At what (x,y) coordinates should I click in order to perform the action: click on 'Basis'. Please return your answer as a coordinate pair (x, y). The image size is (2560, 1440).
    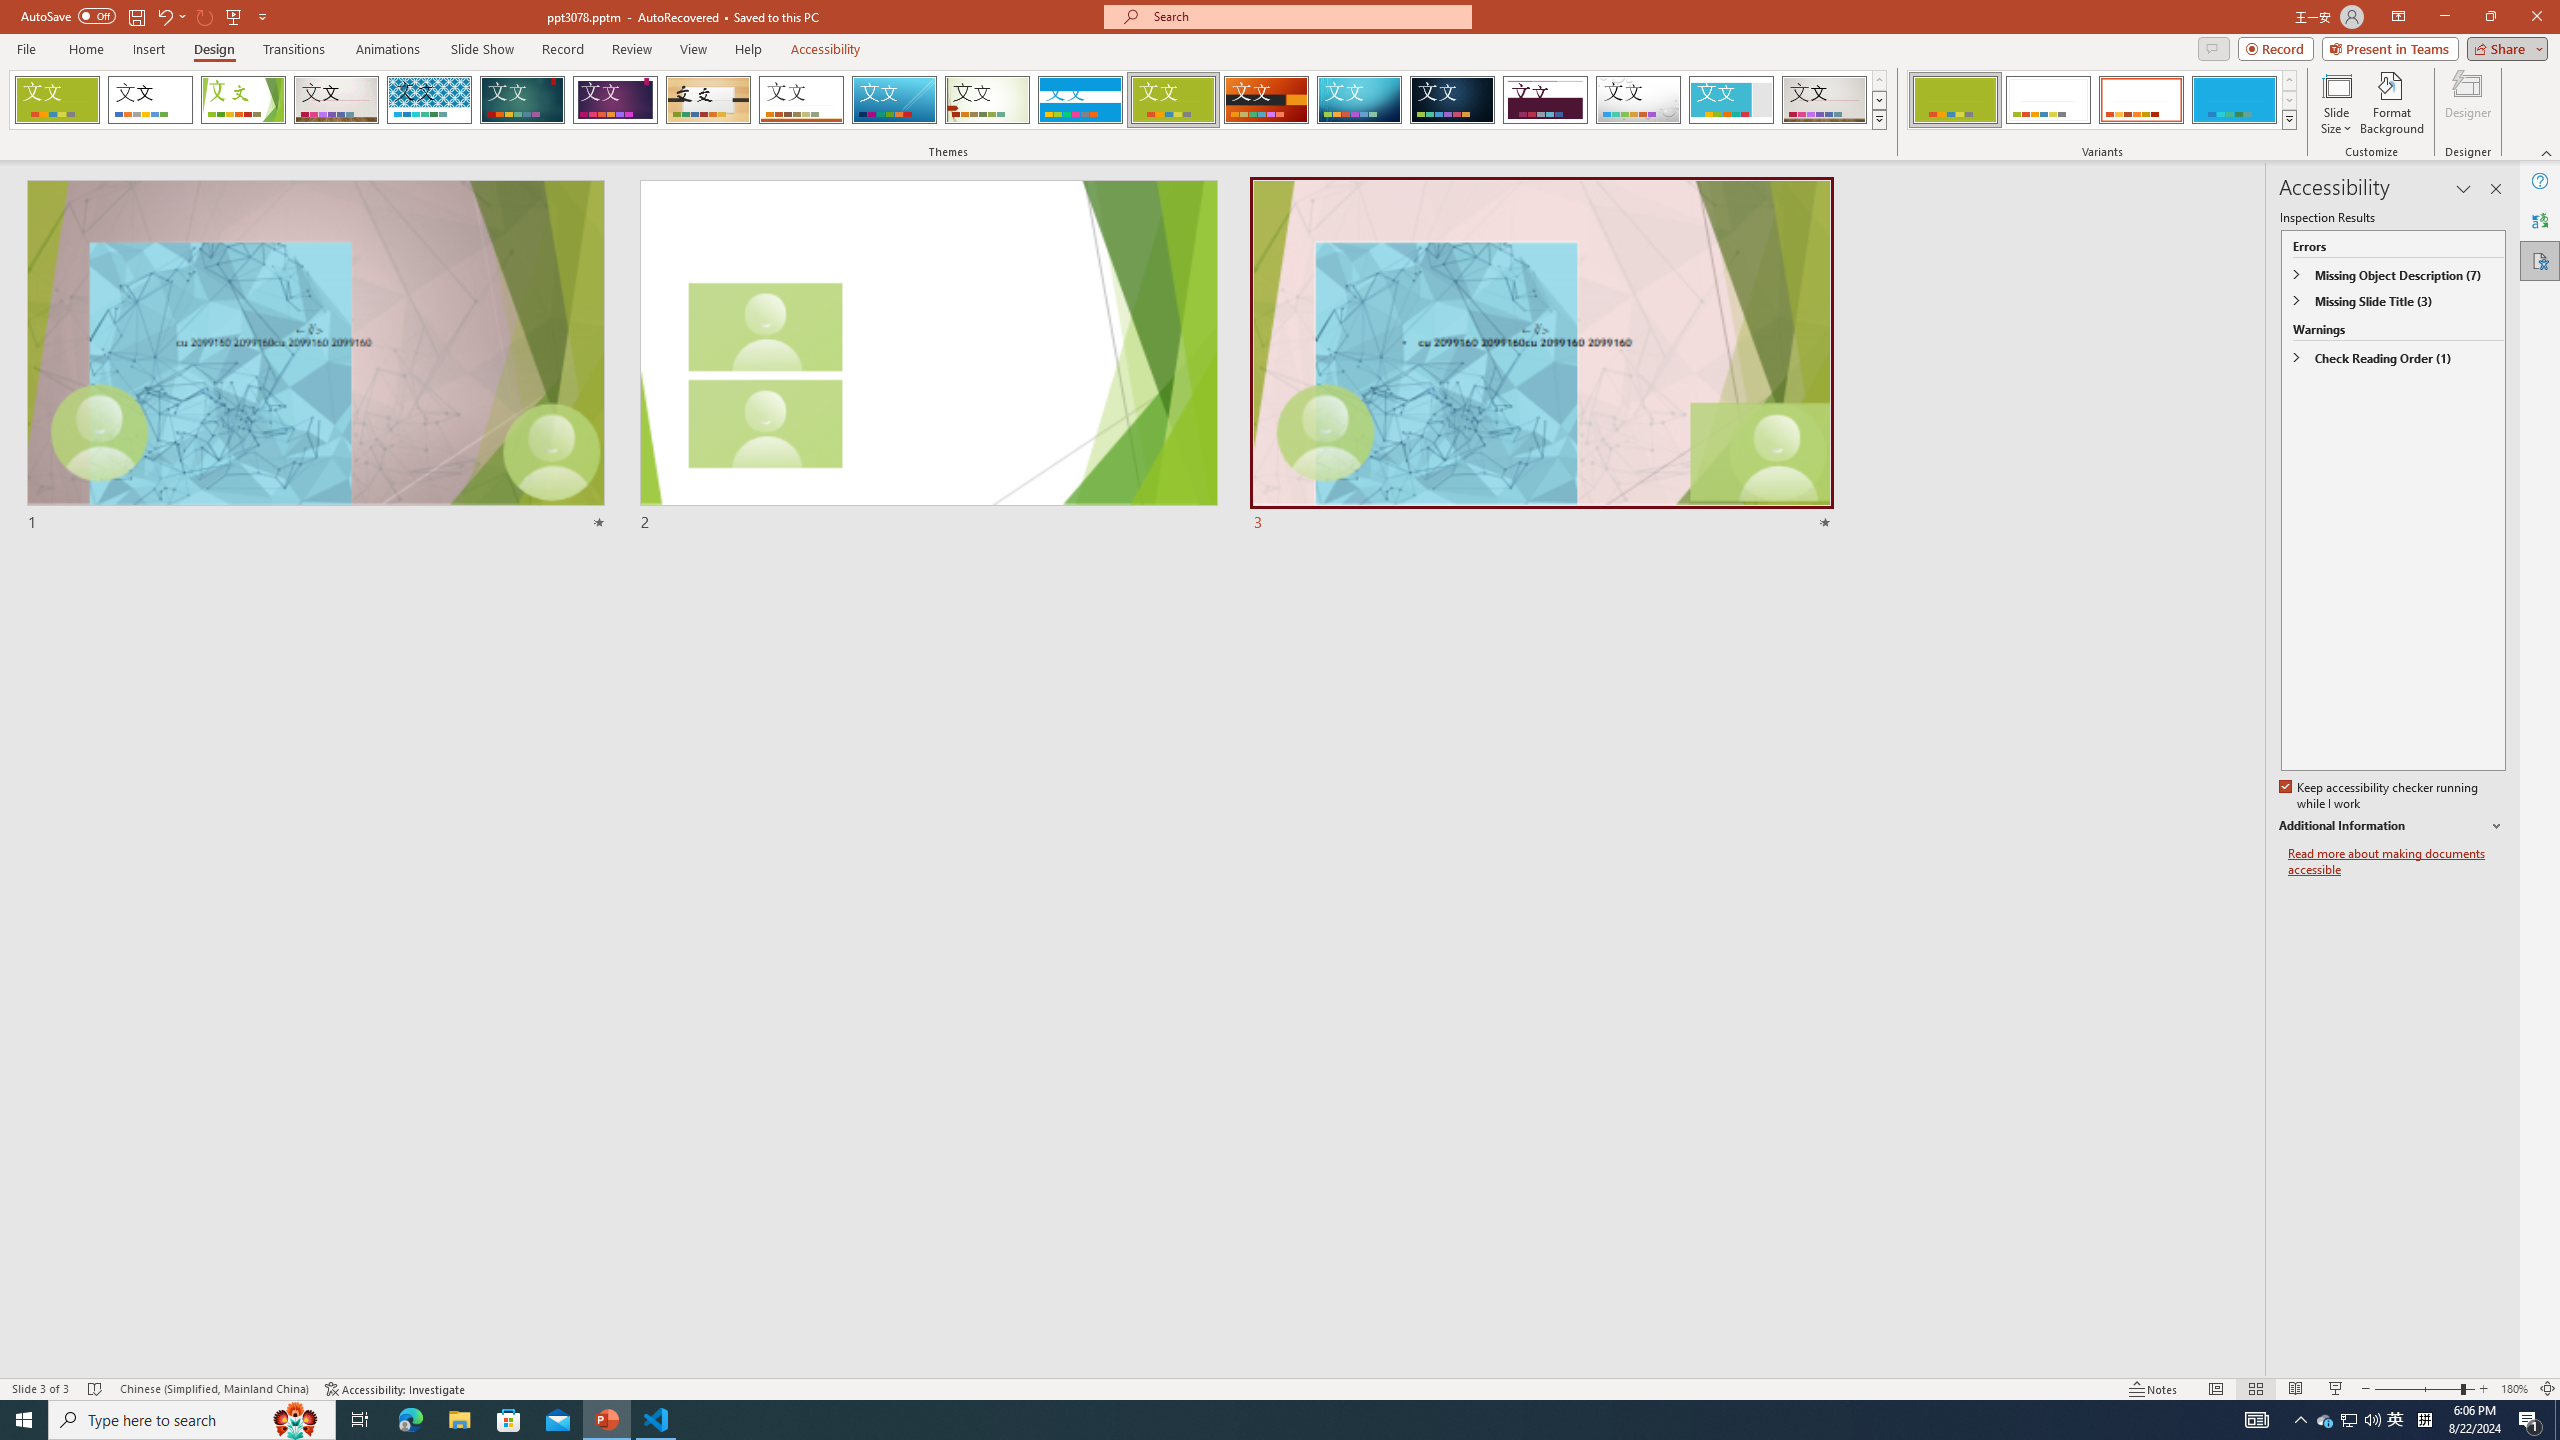
    Looking at the image, I should click on (1173, 99).